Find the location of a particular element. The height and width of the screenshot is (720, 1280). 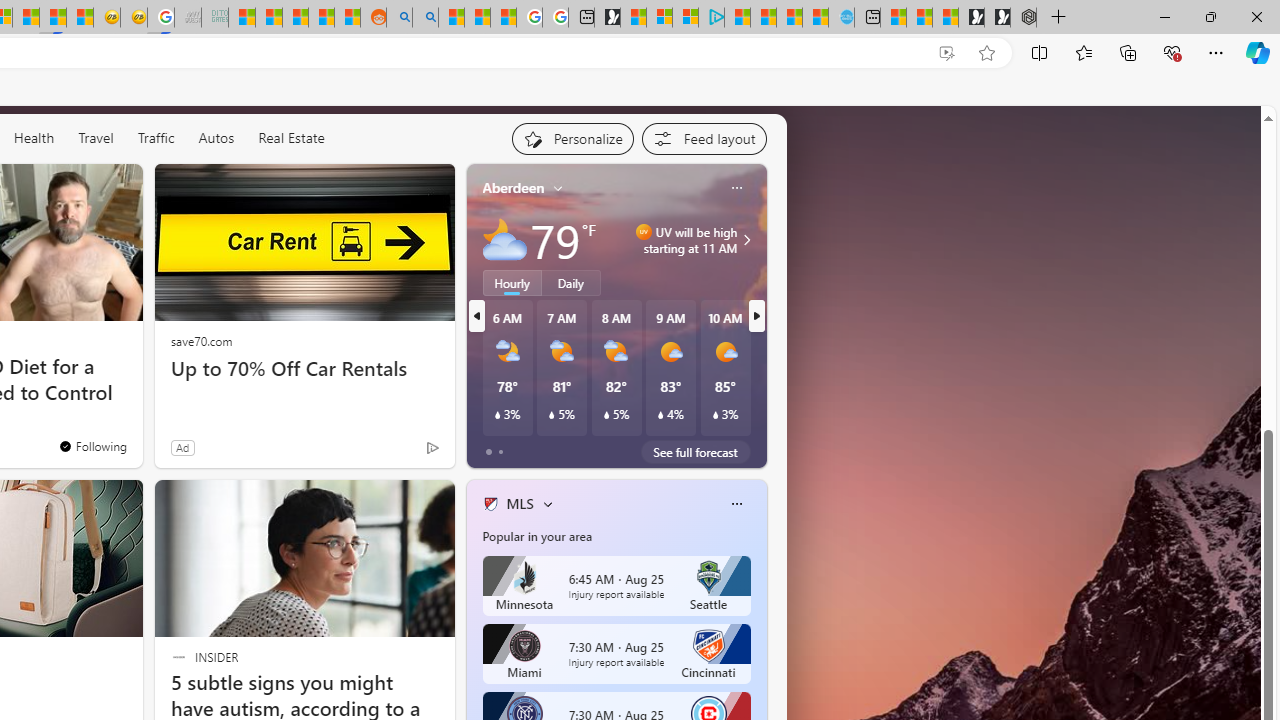

'tab-0' is located at coordinates (488, 452).